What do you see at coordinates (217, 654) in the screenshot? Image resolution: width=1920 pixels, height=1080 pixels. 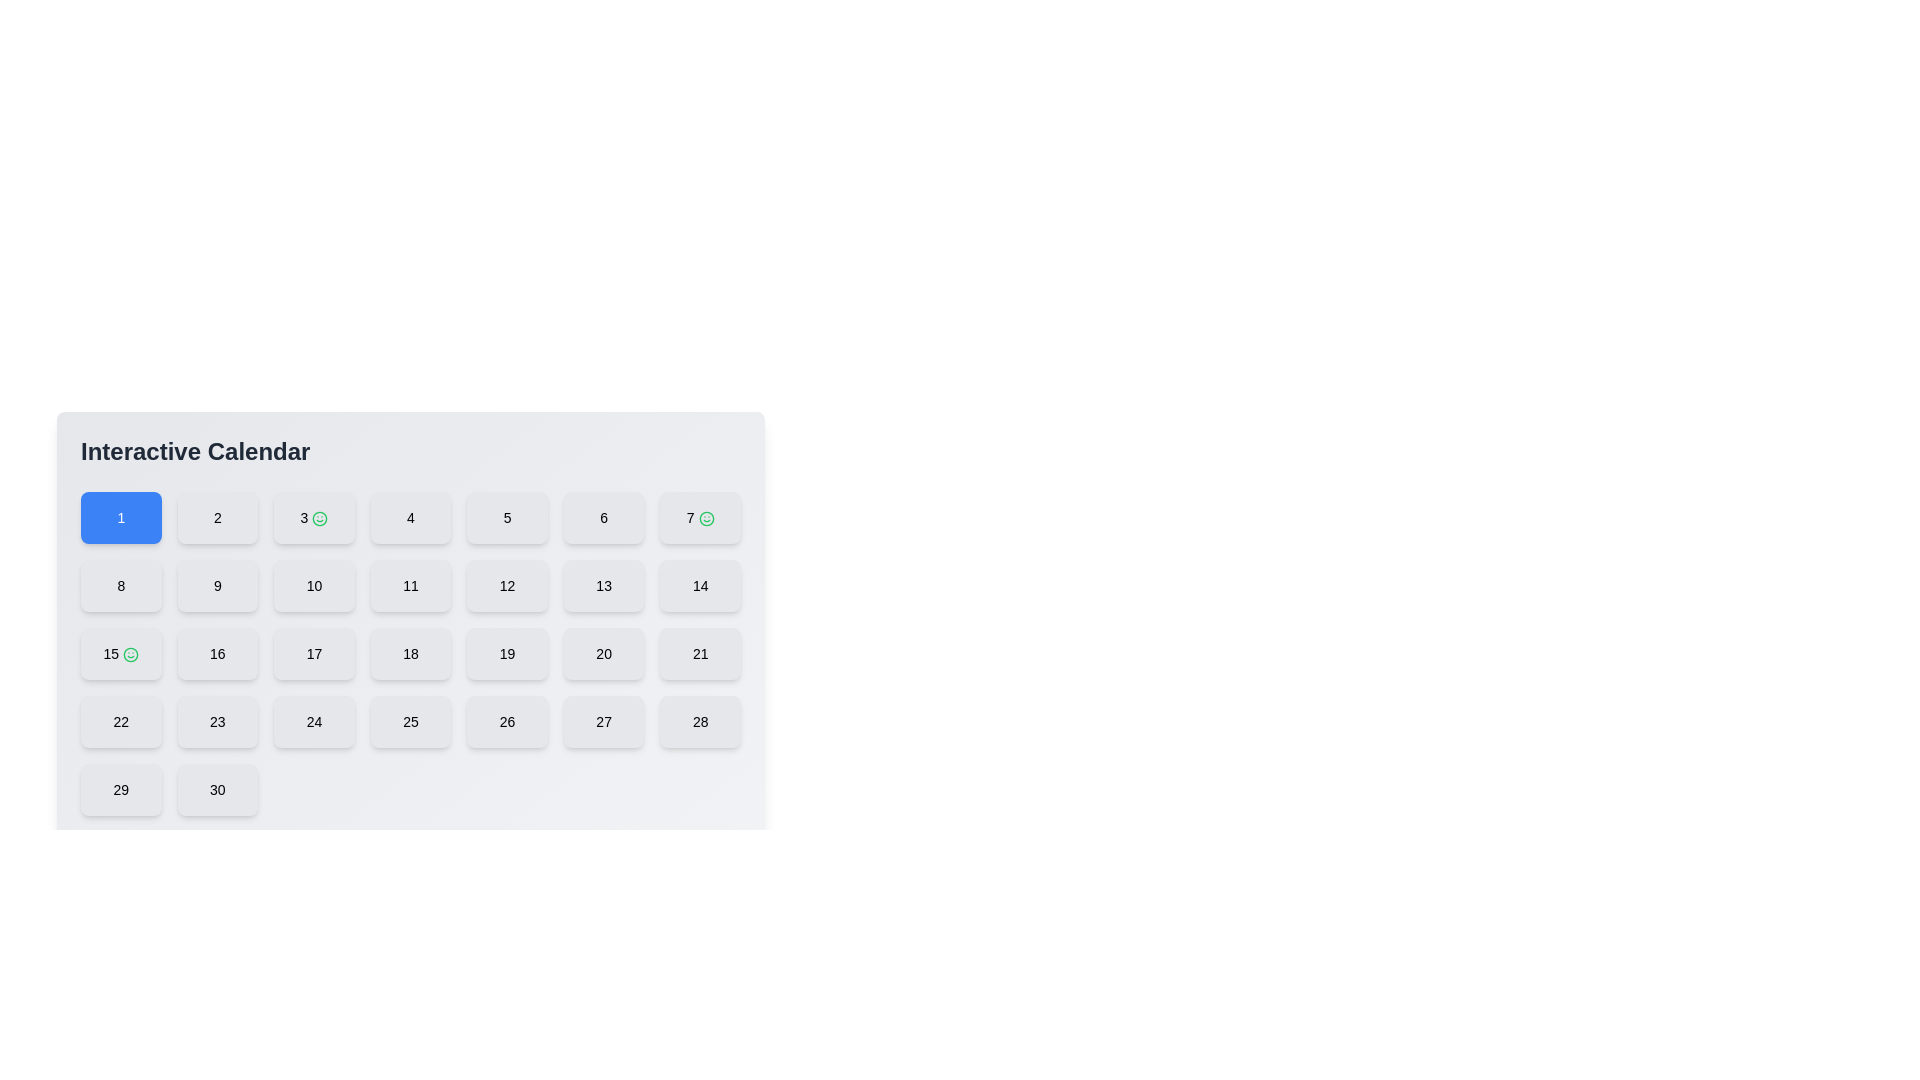 I see `the button representing the calendar date 16th, located` at bounding box center [217, 654].